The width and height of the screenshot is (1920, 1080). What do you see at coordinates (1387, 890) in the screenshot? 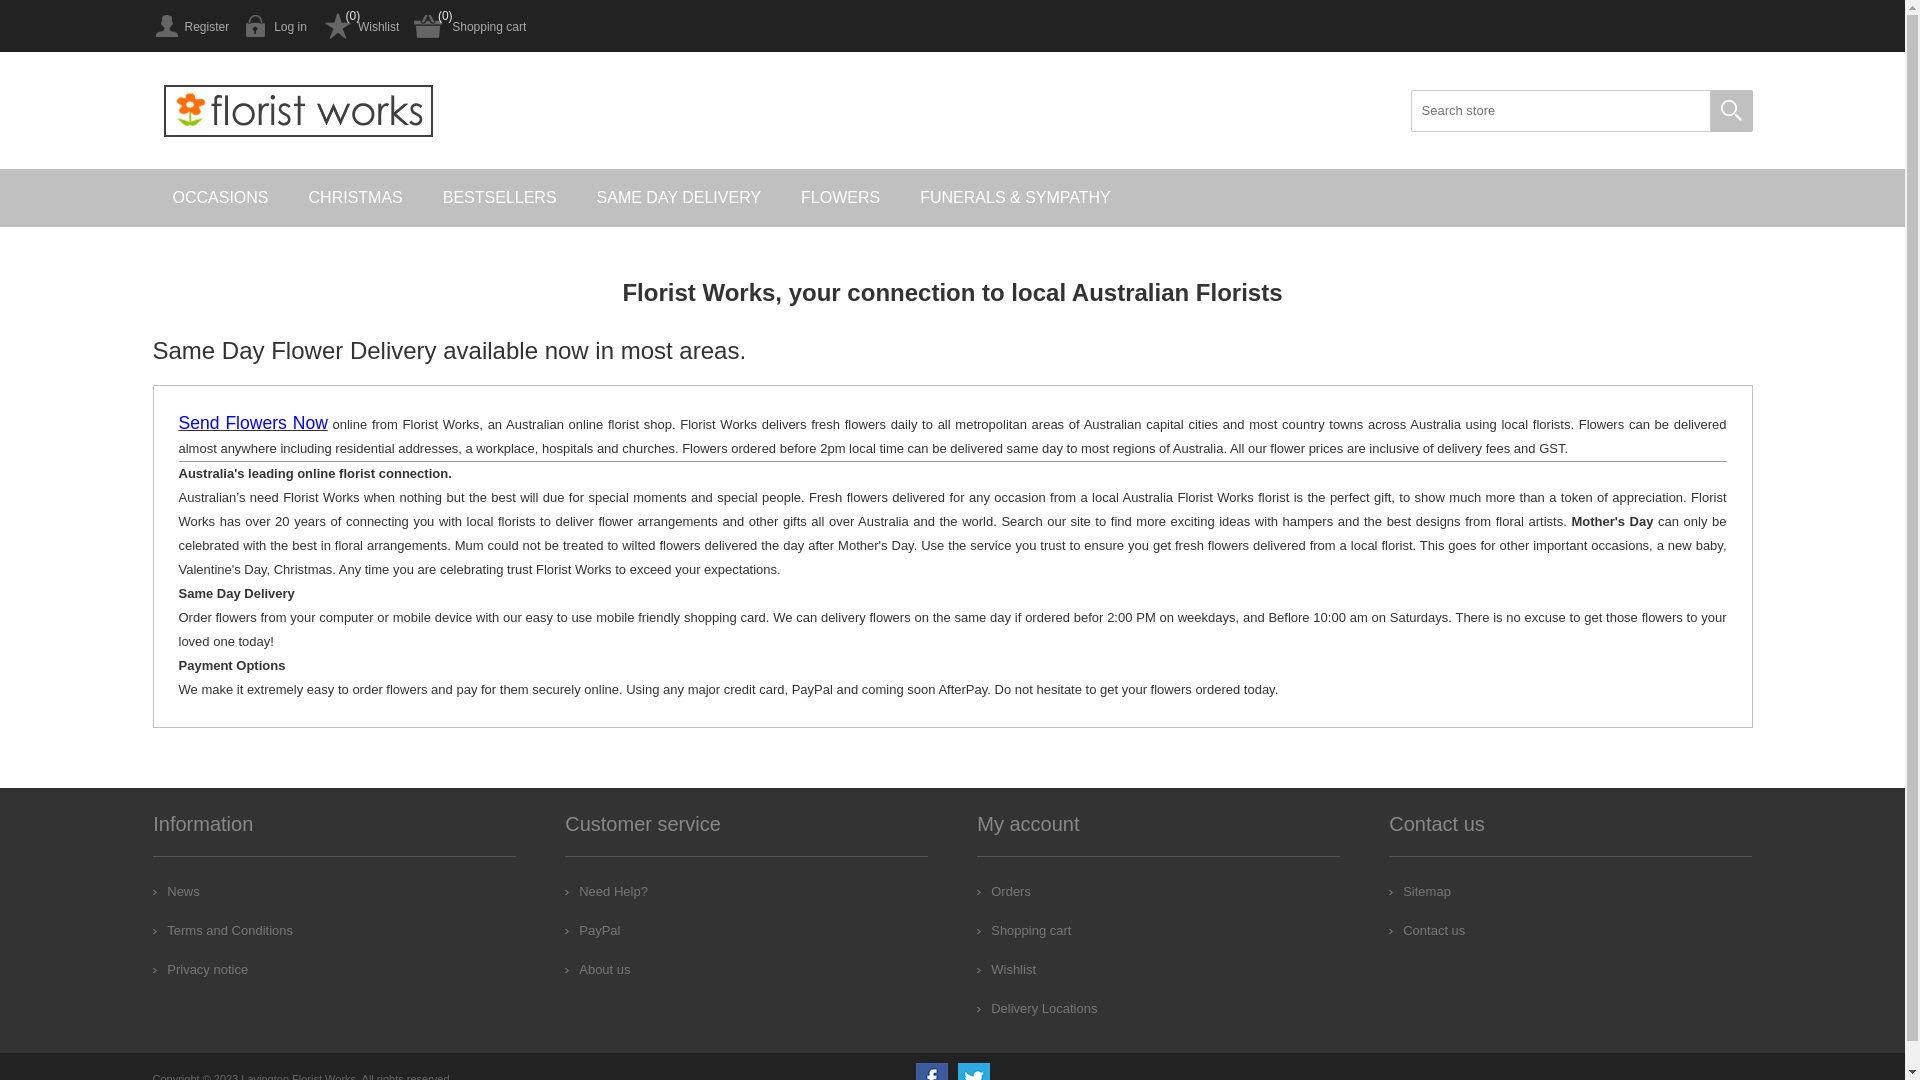
I see `'Sitemap'` at bounding box center [1387, 890].